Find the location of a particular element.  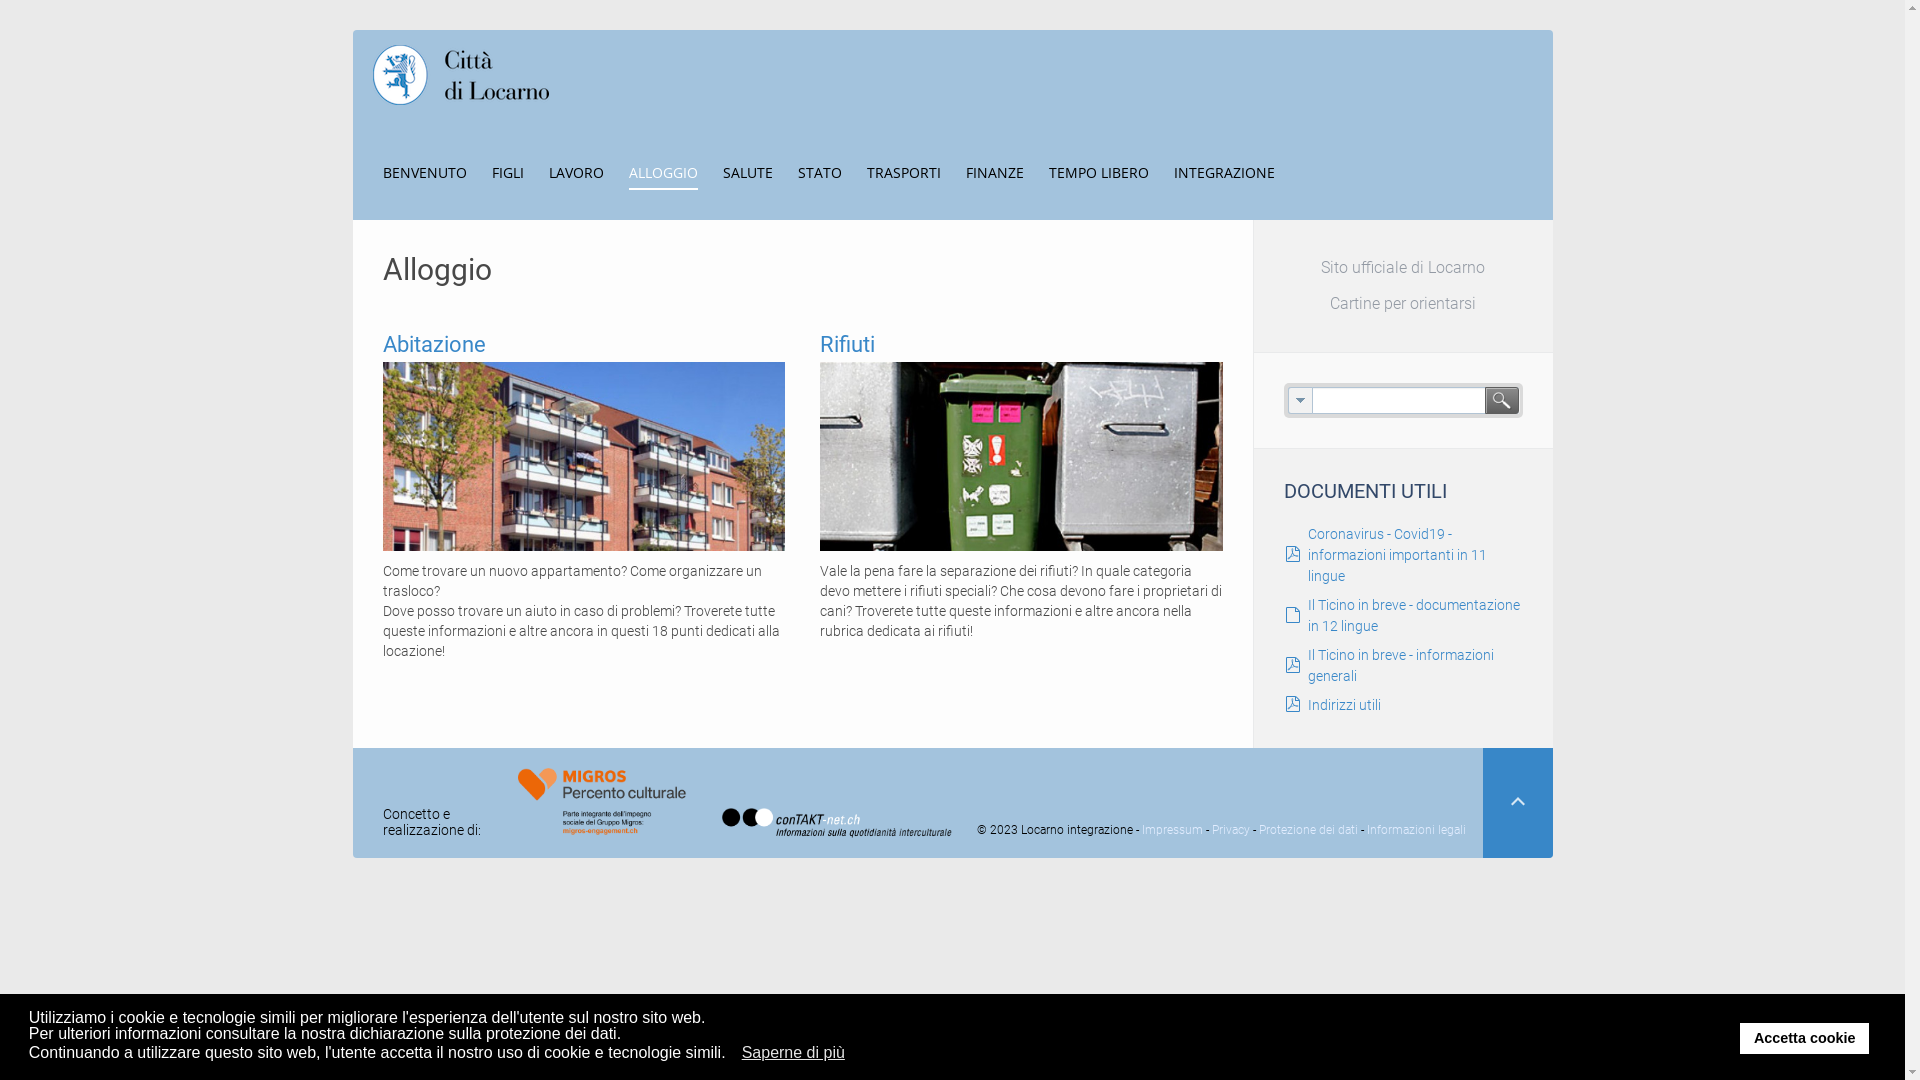

'TEMPO LIBERO' is located at coordinates (1097, 171).